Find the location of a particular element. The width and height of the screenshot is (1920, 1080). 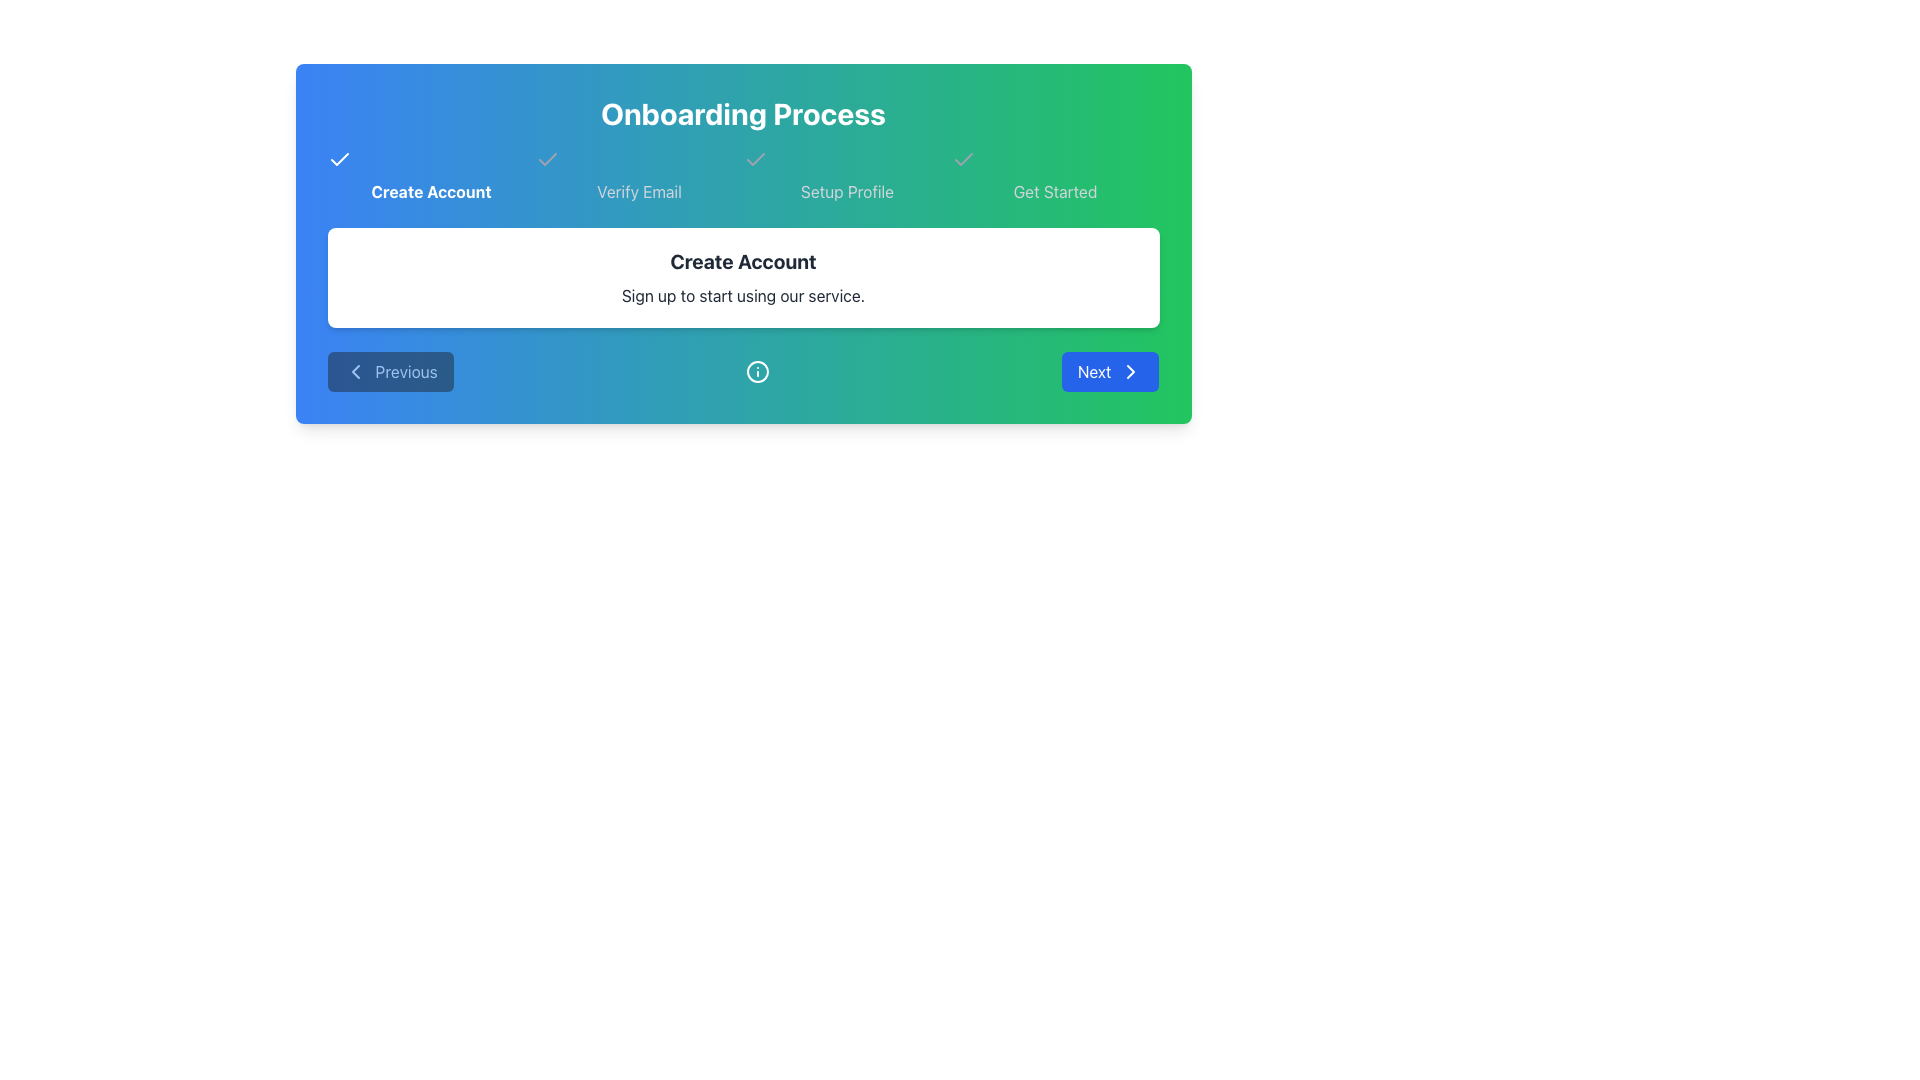

'Get Started' step indicator text label, which is the final stage in the onboarding process, located at the top-right of the green gradient section is located at coordinates (1054, 192).